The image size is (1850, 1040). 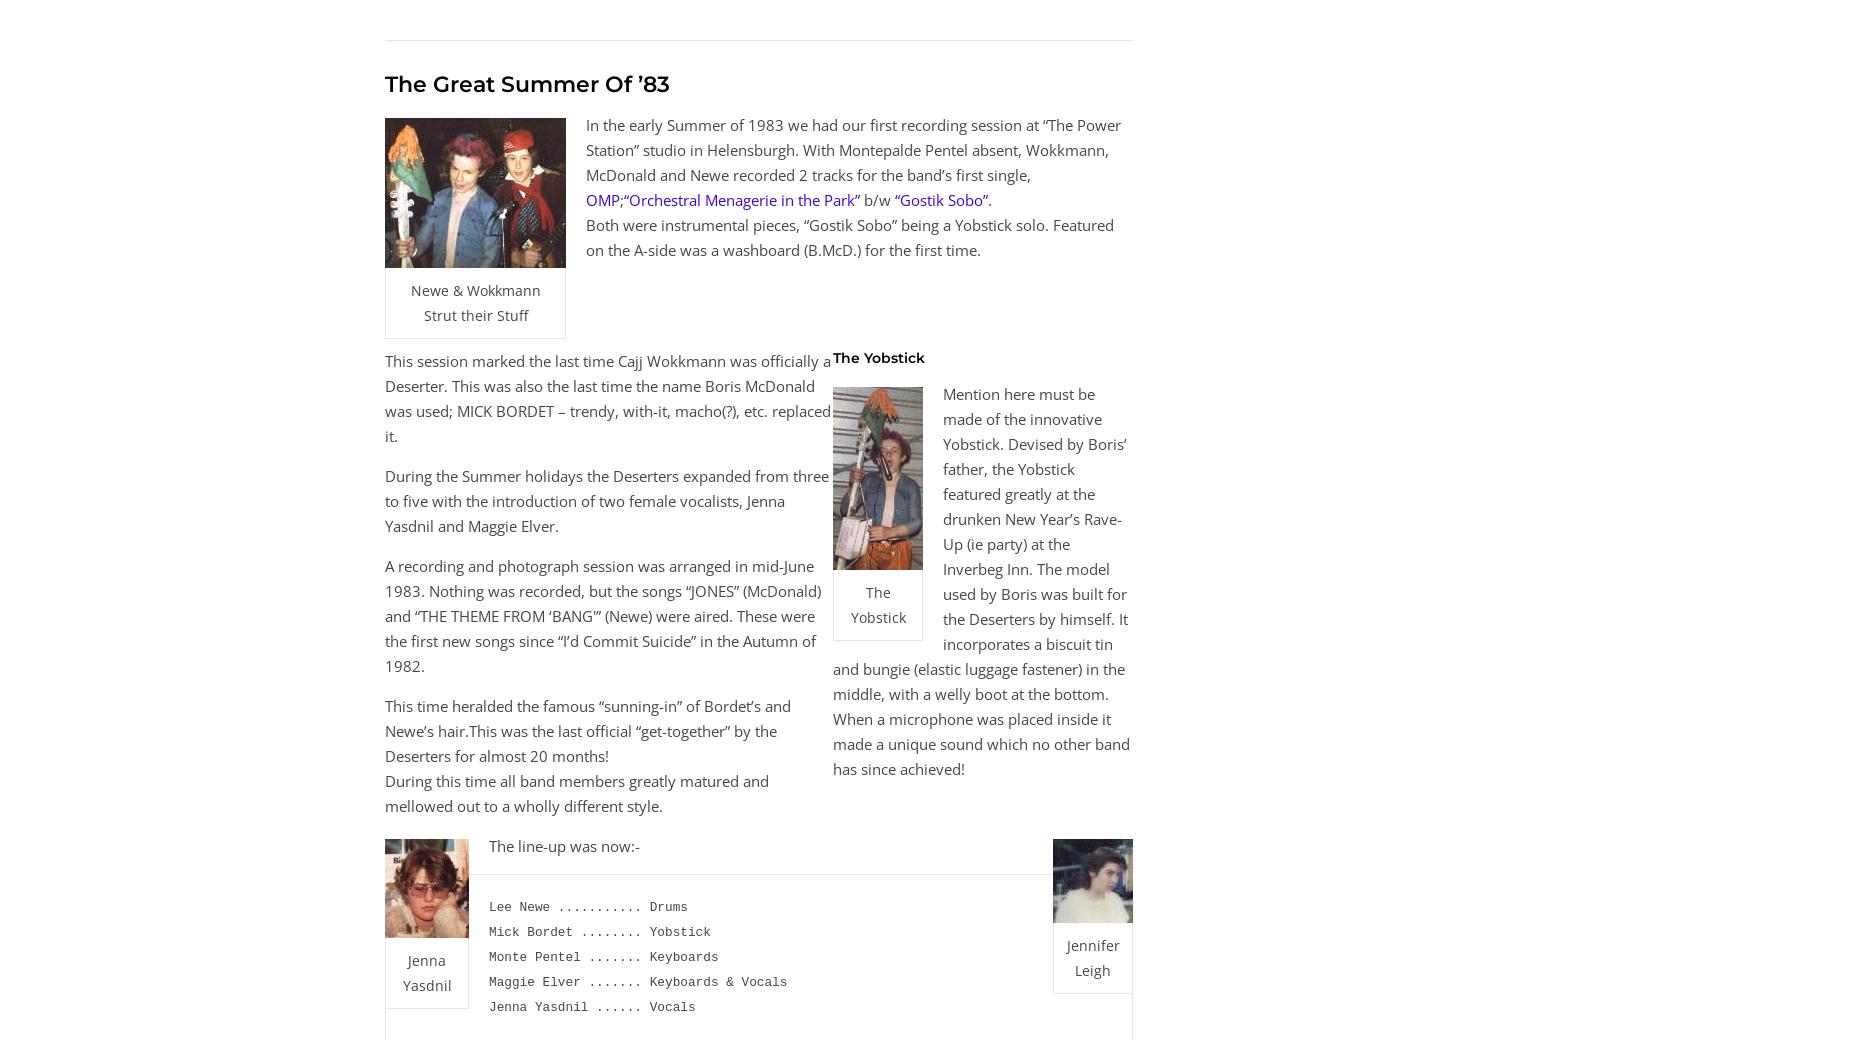 I want to click on 'A recording and photograph session was arranged in mid-June 1983. Nothing was recorded, but the songs “JONES” (McDonald) and “THE THEME FROM ‘BANG'” (Newe) were aired. These were the first new songs since “I’d Commit Suicide” in the Autumn of 1982.', so click(x=602, y=613).